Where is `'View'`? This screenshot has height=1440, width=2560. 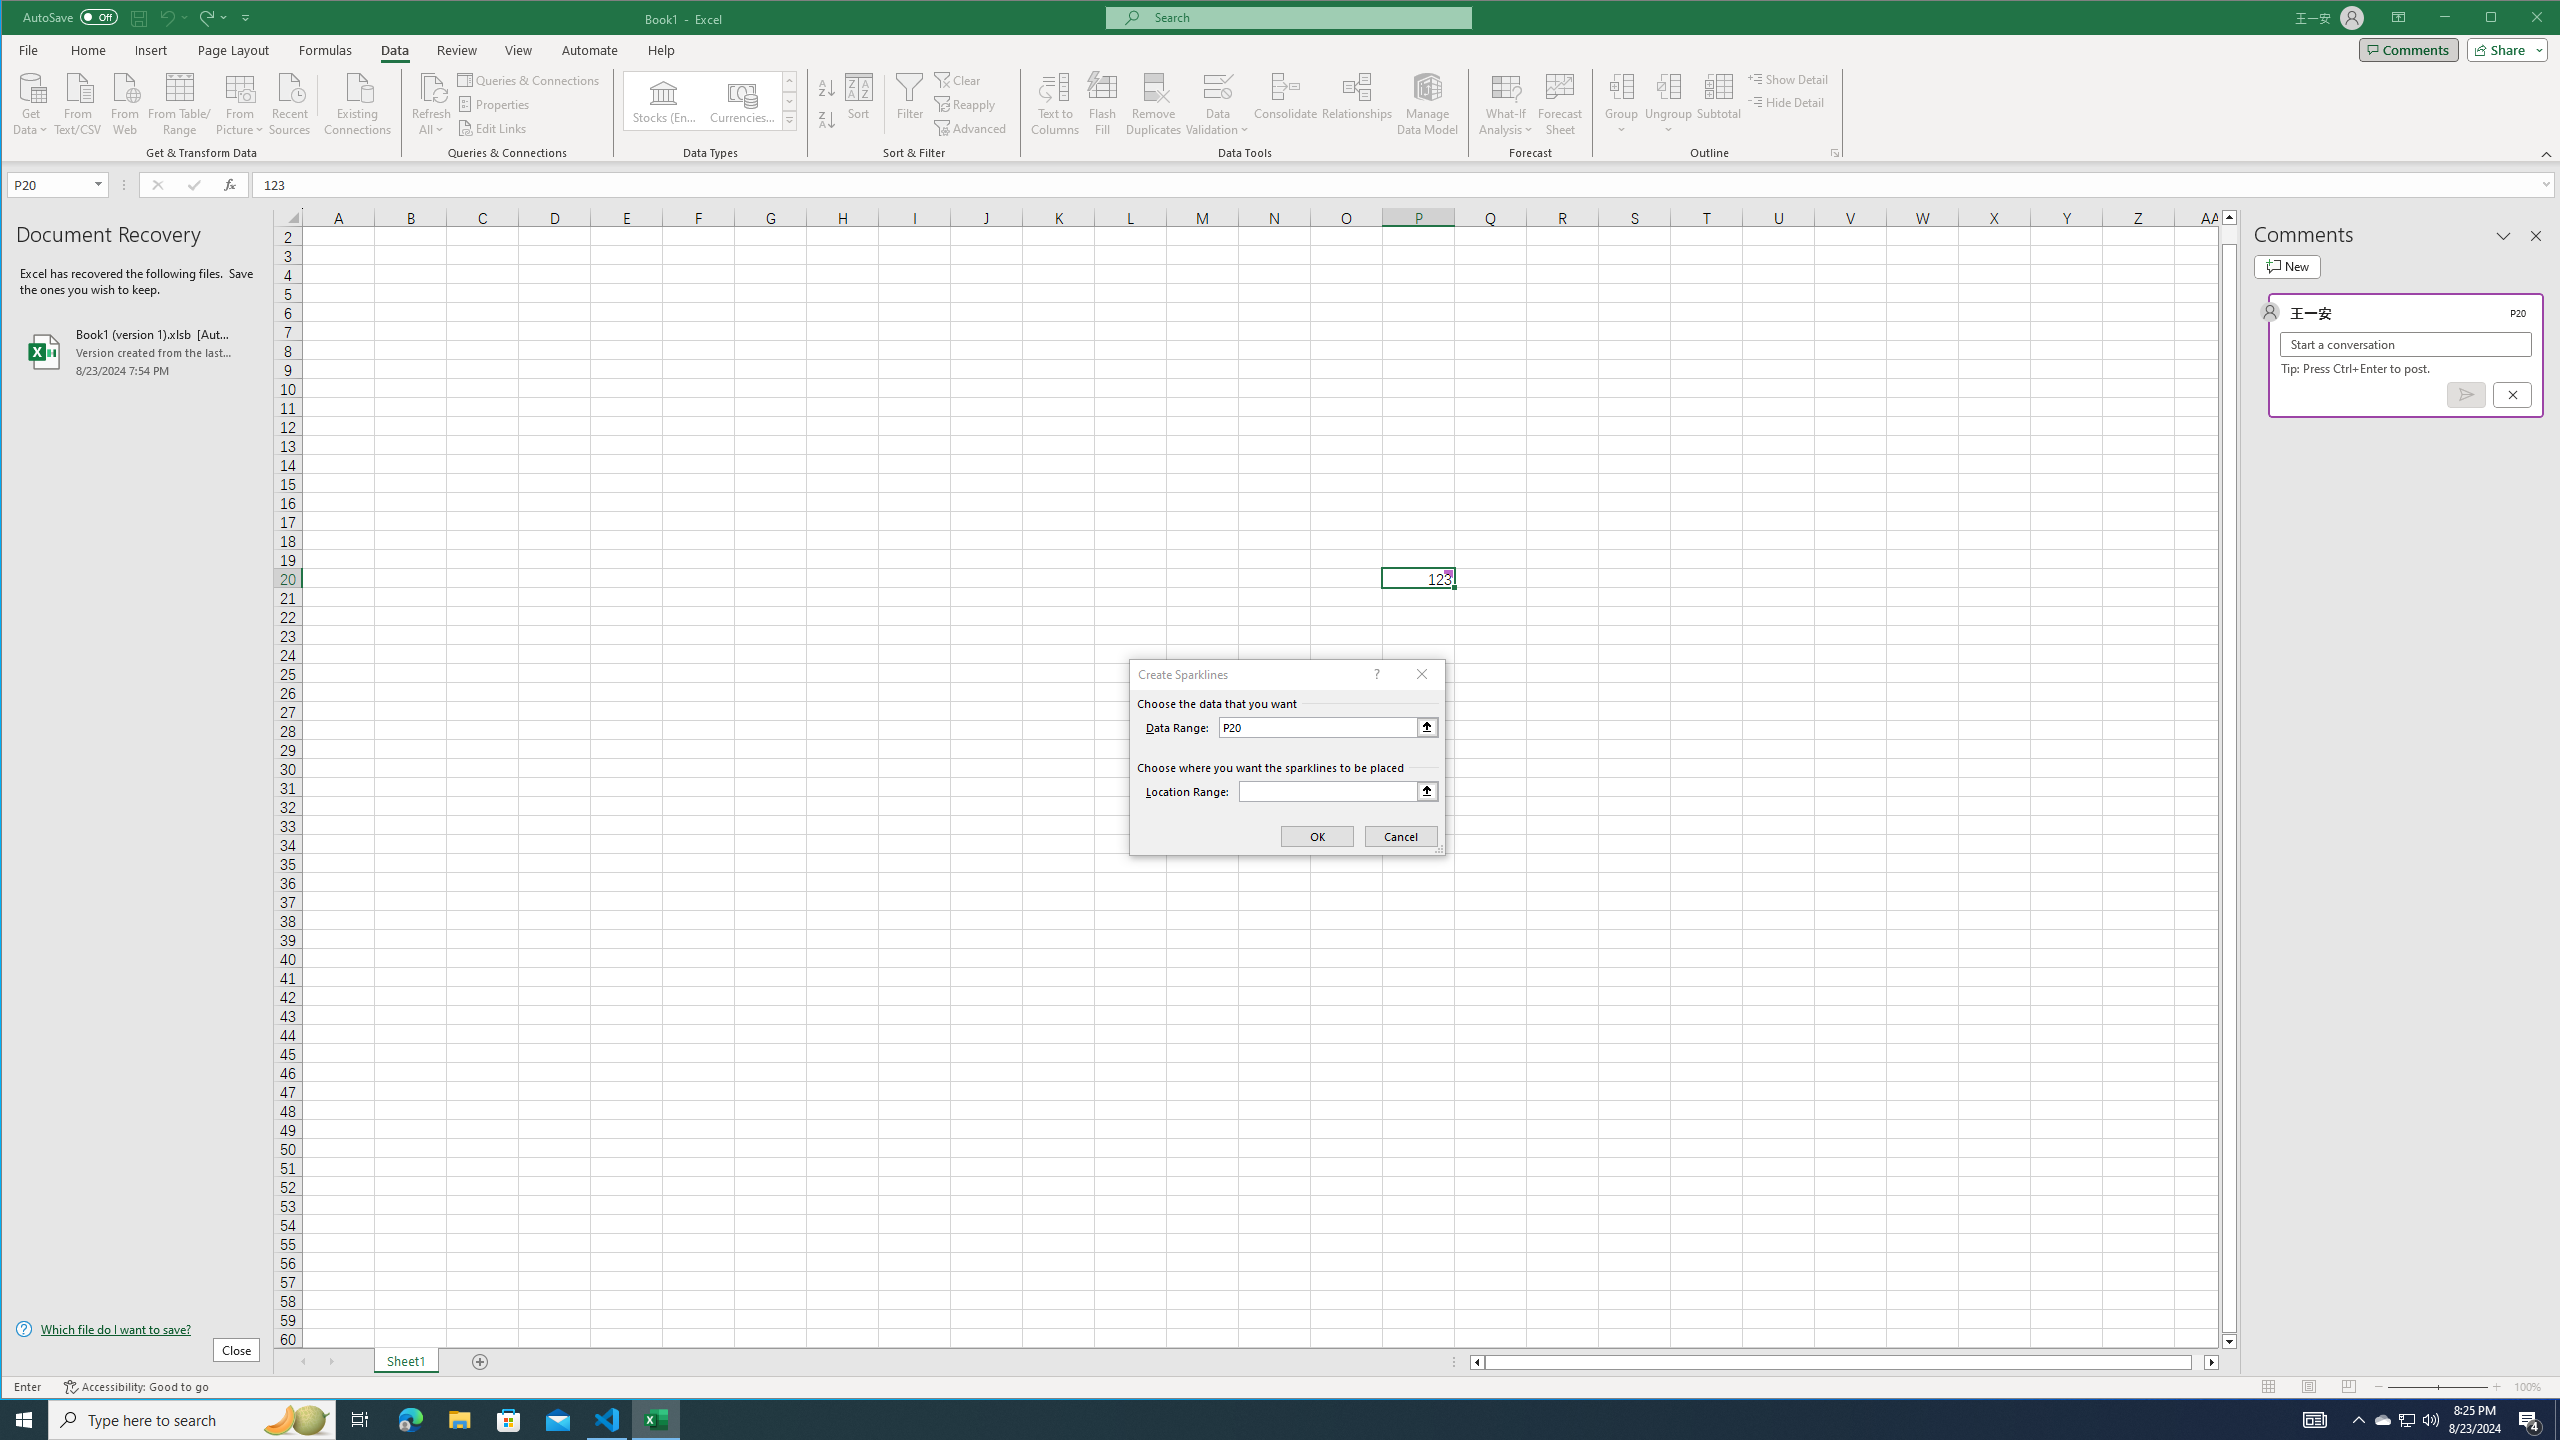 'View' is located at coordinates (517, 49).